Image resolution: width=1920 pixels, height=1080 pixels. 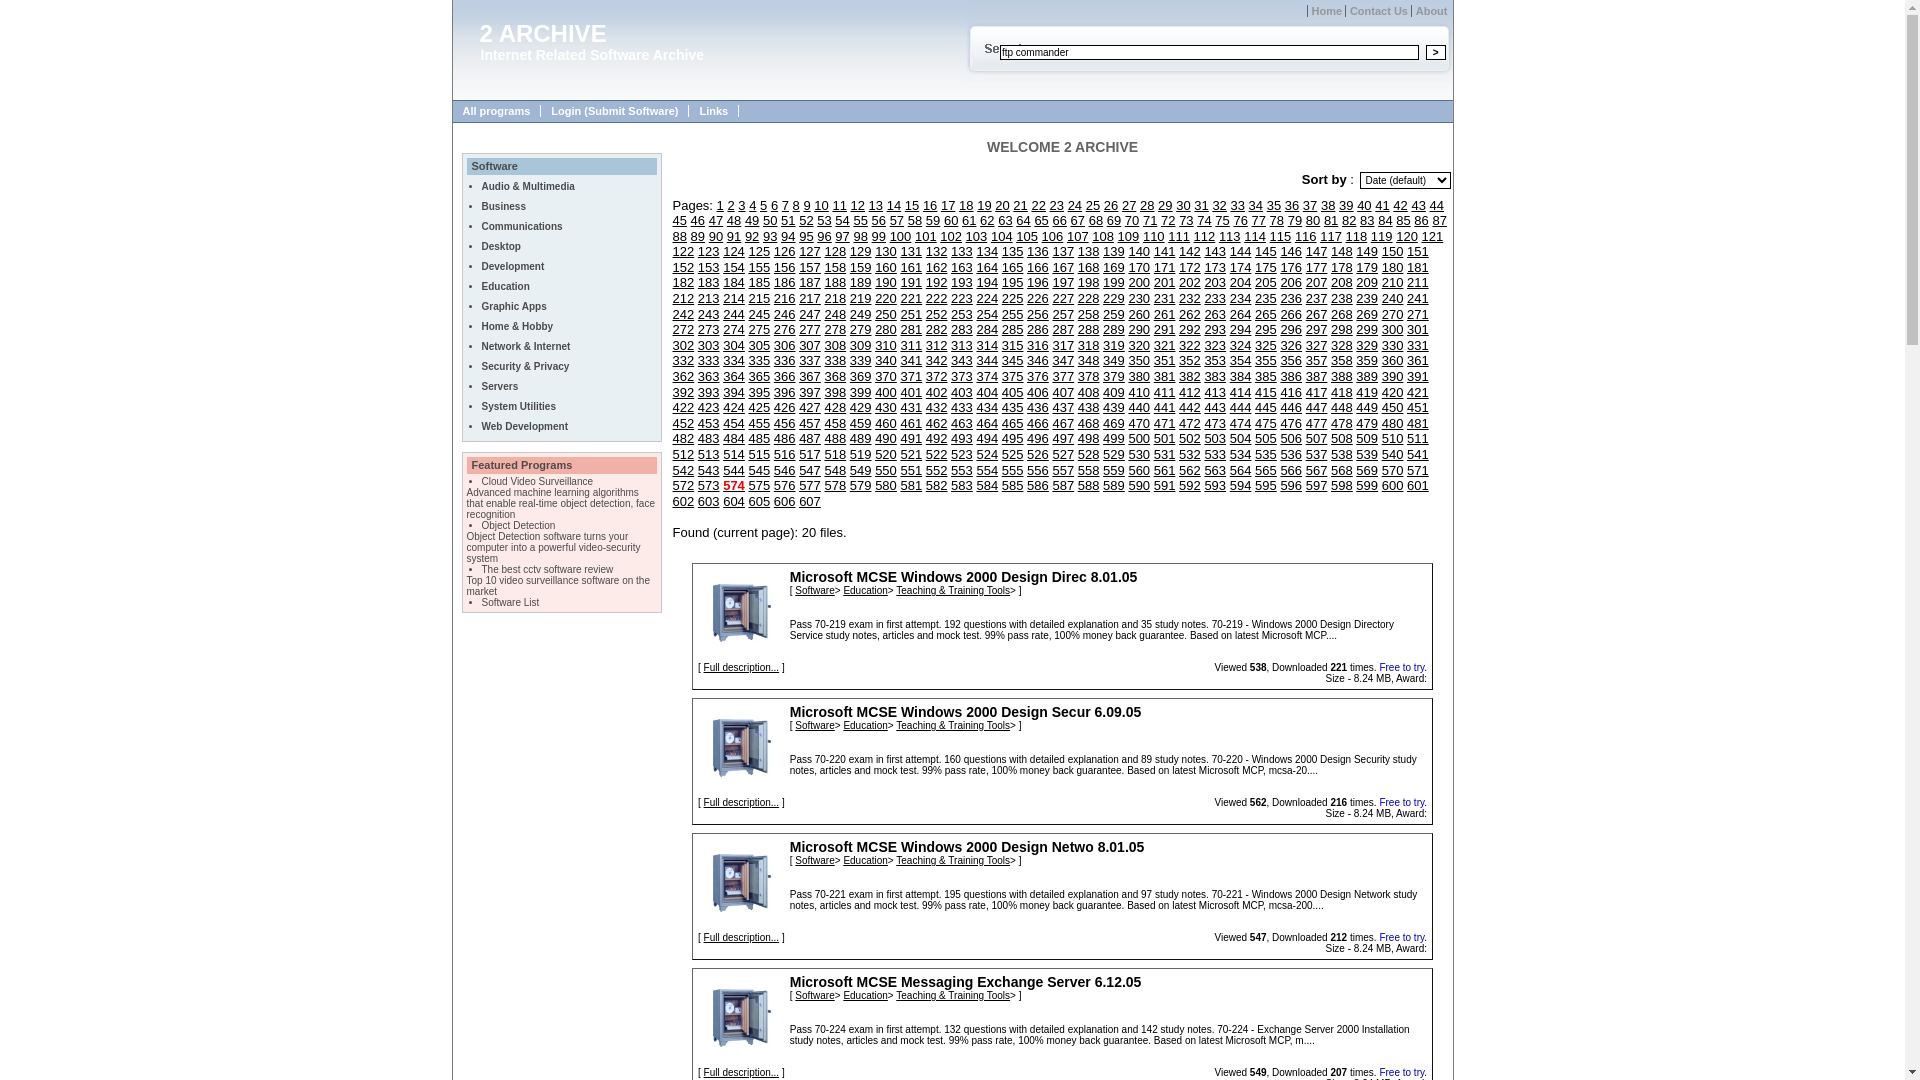 What do you see at coordinates (1012, 485) in the screenshot?
I see `'585'` at bounding box center [1012, 485].